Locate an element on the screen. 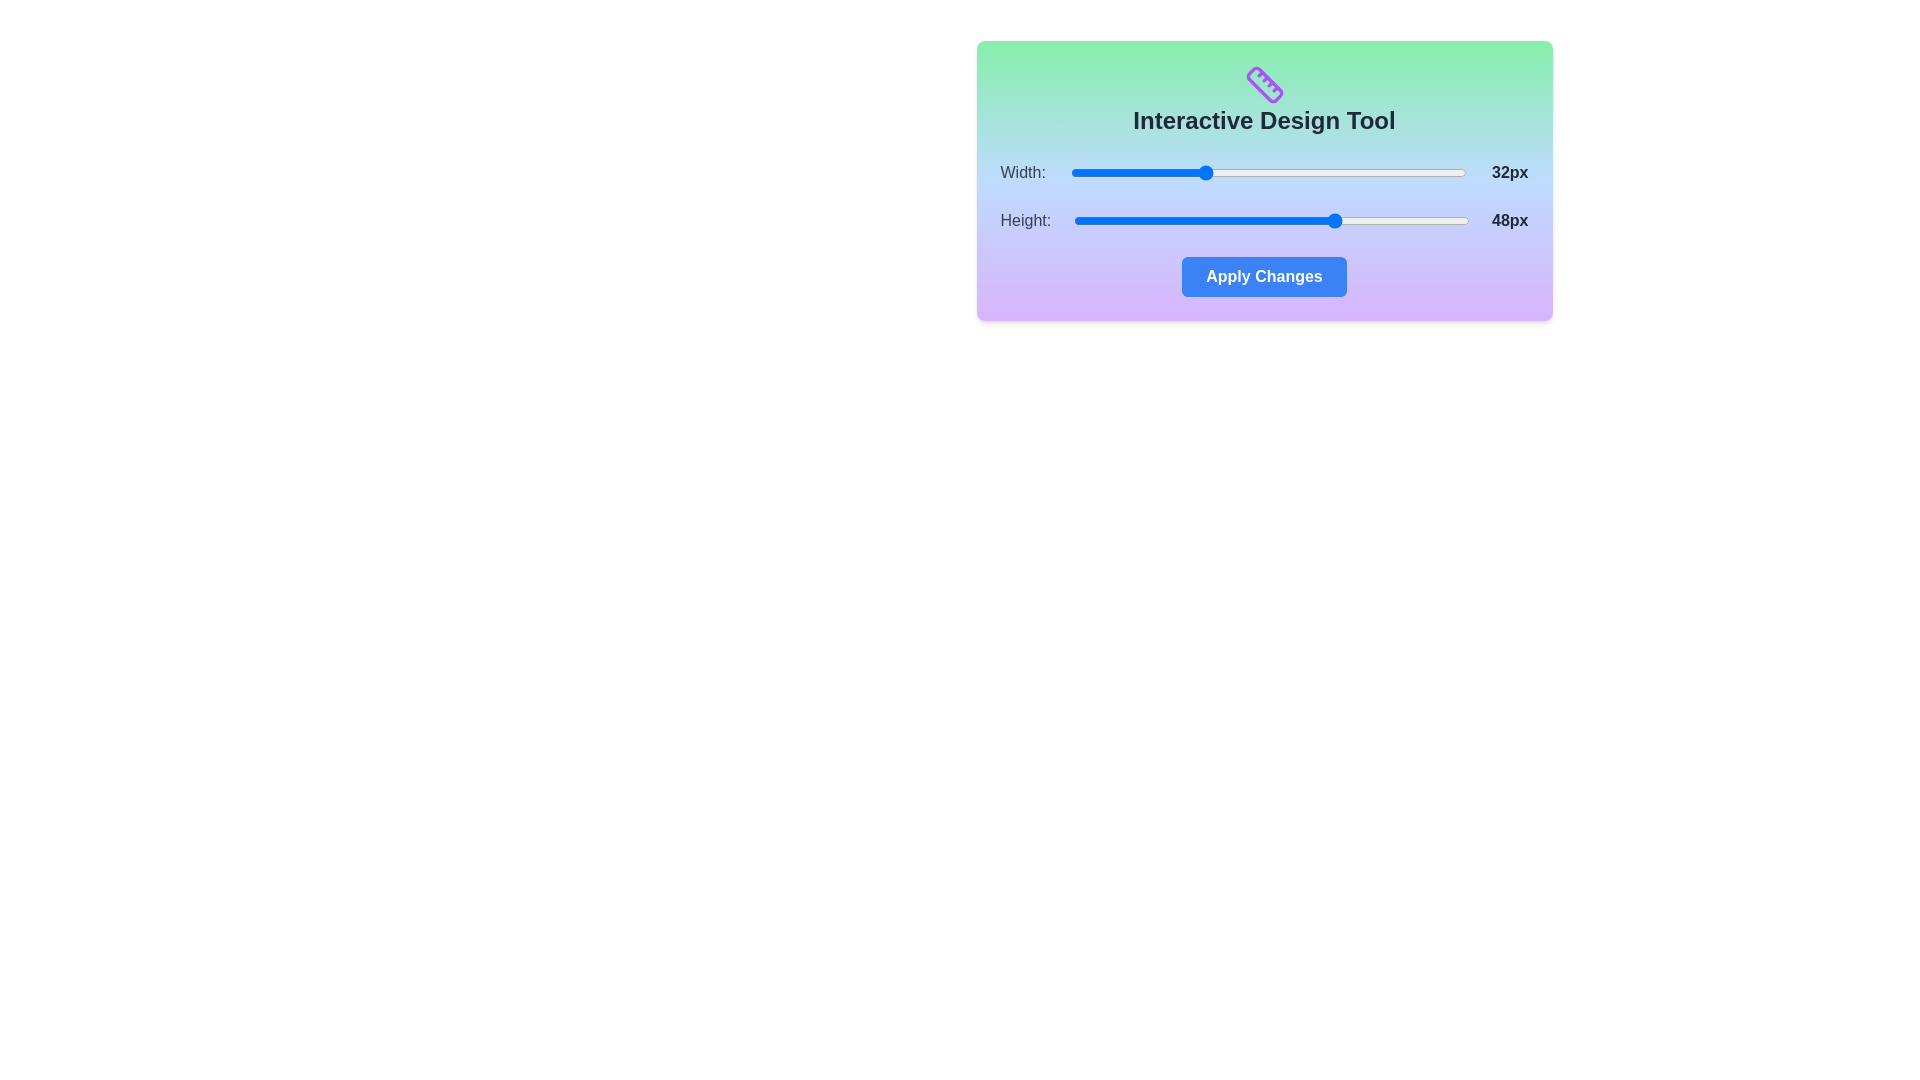 Image resolution: width=1920 pixels, height=1080 pixels. the 'Height' slider to set its value to 45 is located at coordinates (1312, 220).